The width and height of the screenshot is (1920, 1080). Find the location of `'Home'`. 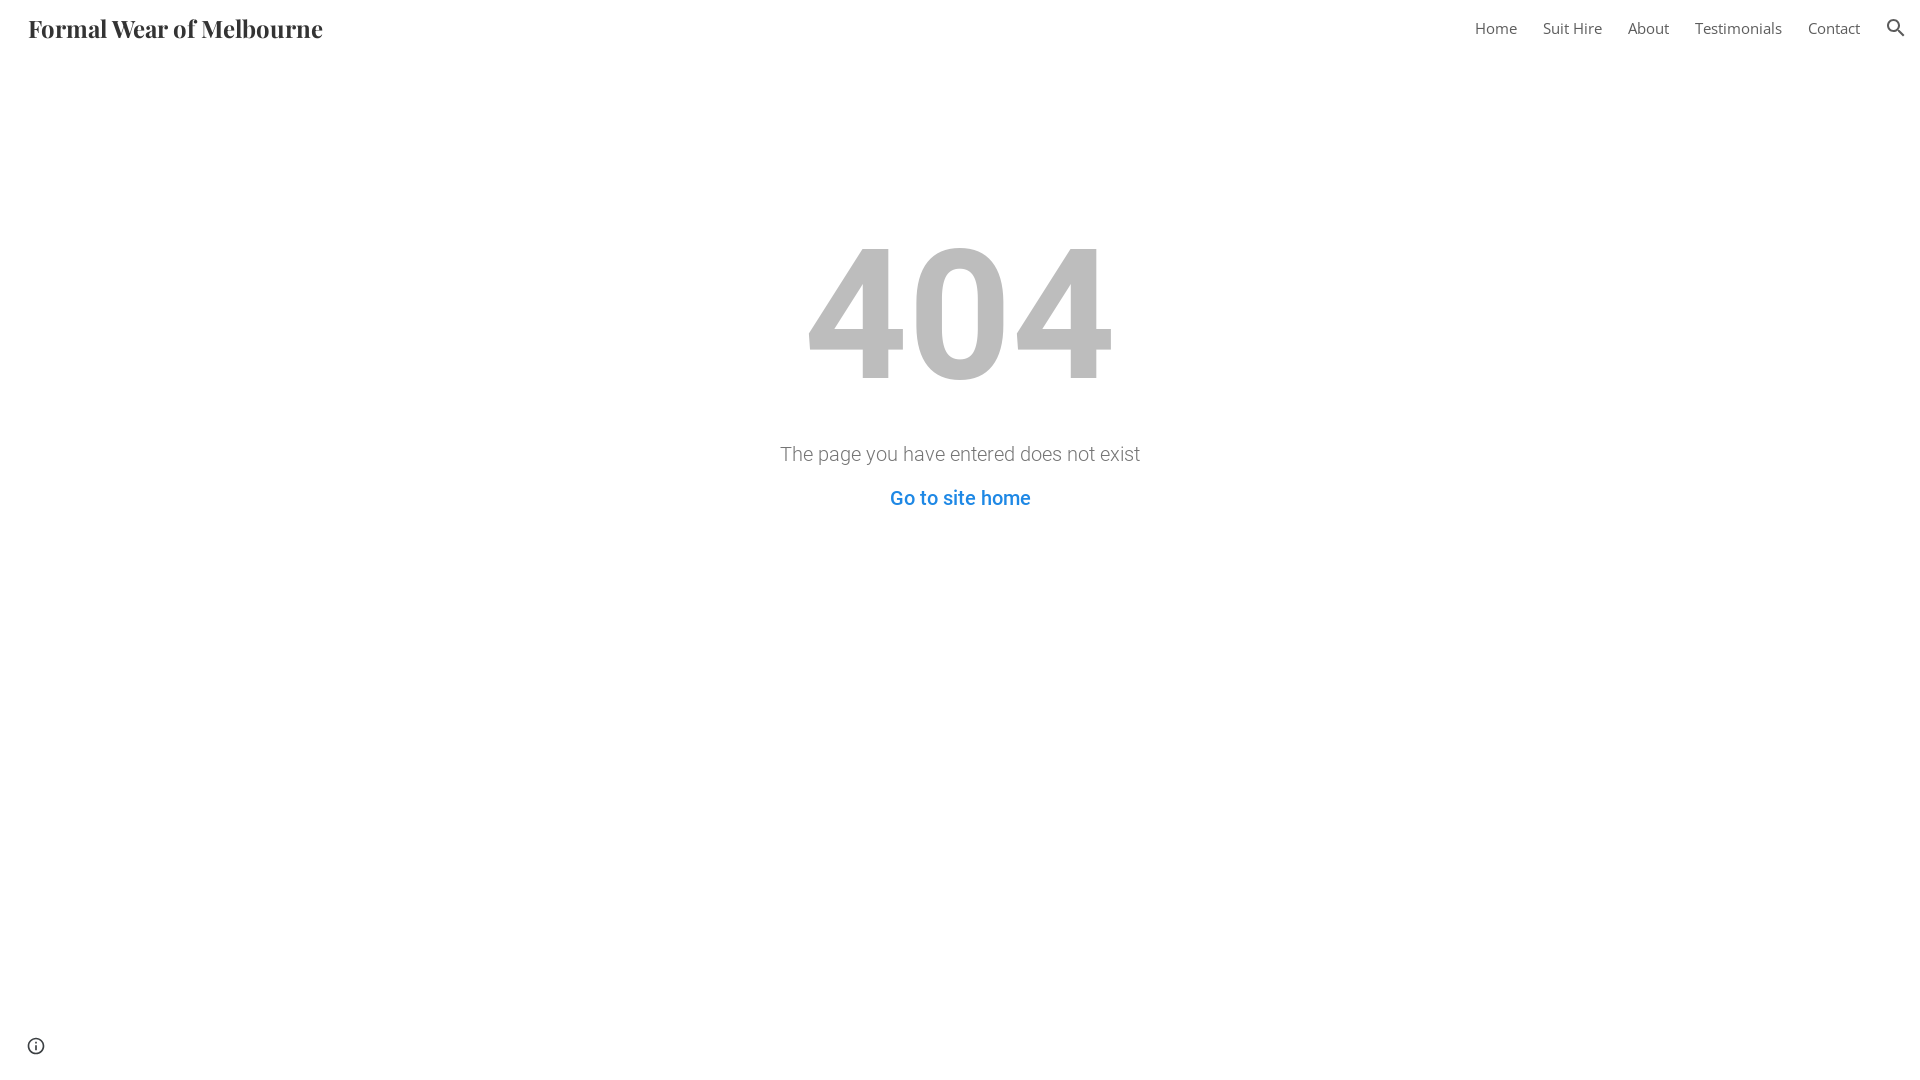

'Home' is located at coordinates (1496, 27).